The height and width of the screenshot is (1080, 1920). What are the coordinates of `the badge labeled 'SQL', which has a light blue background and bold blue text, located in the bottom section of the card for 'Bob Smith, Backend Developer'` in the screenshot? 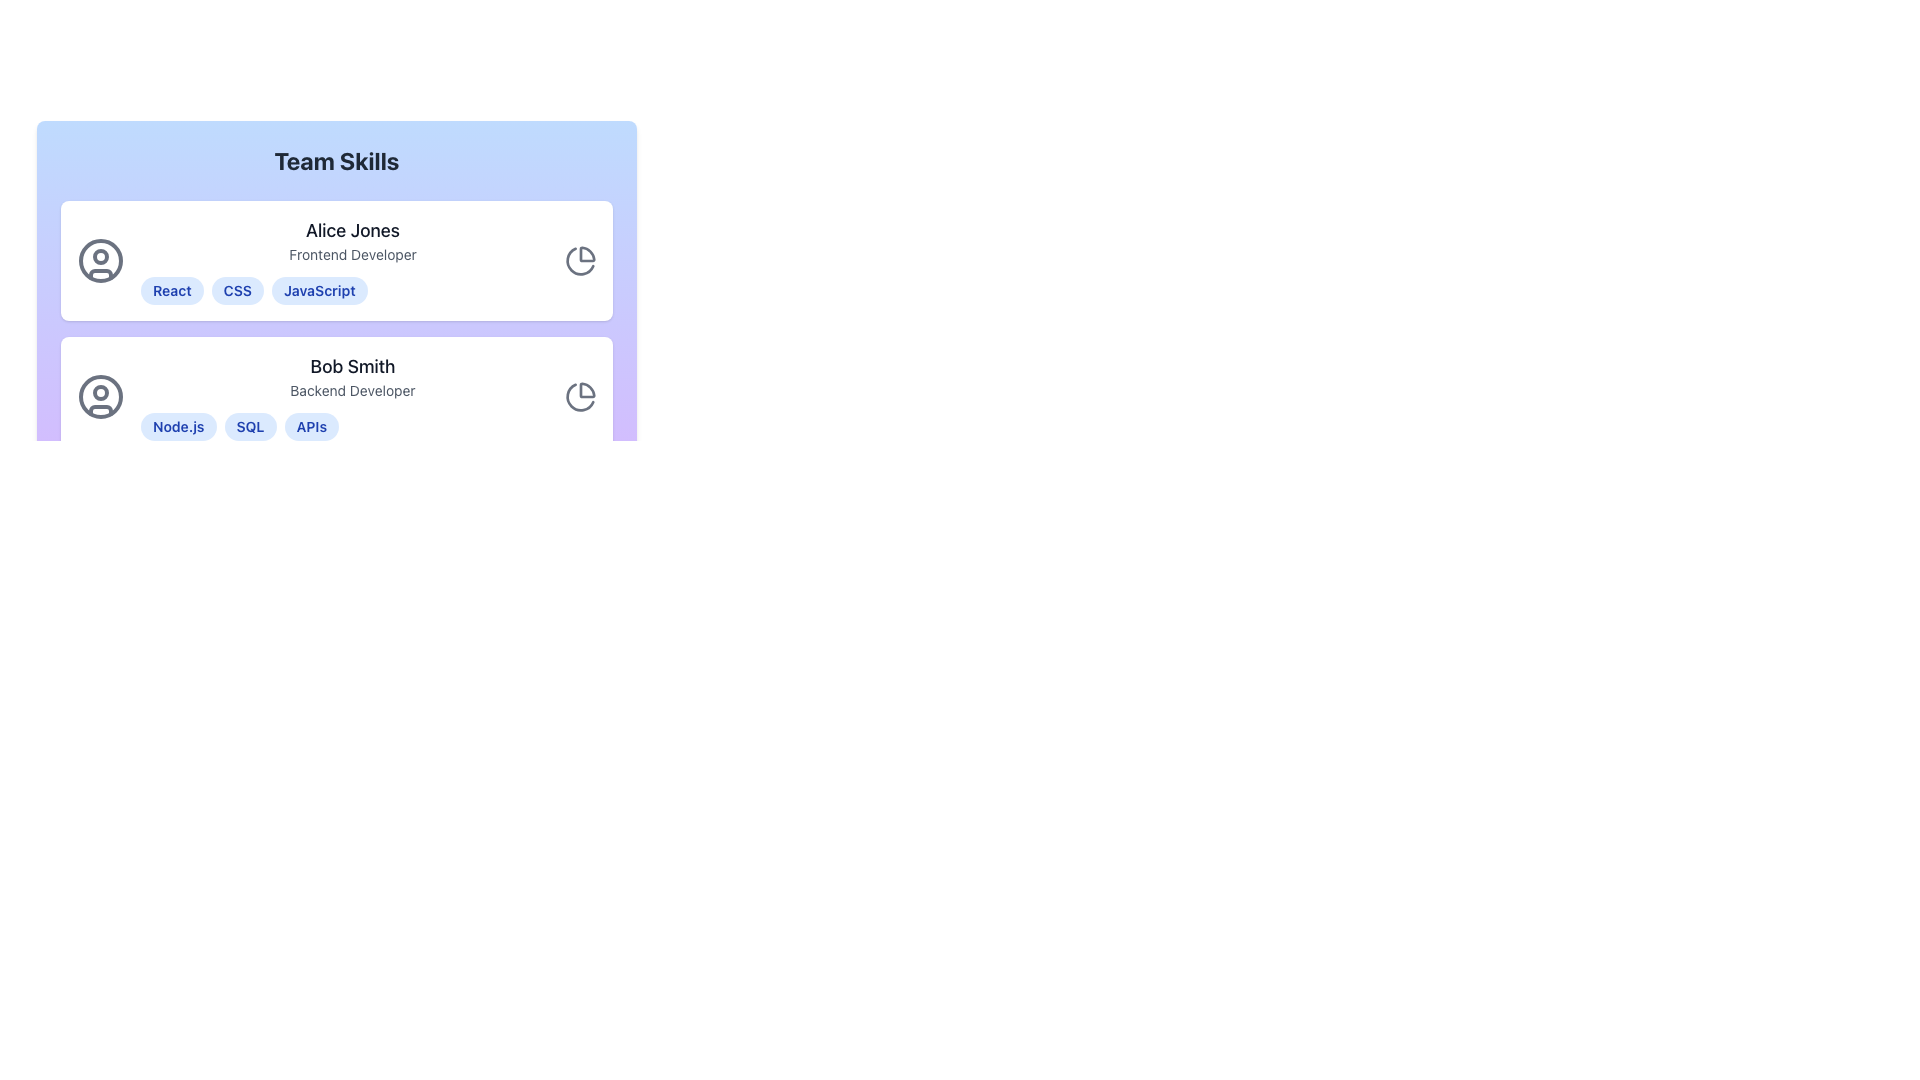 It's located at (249, 426).